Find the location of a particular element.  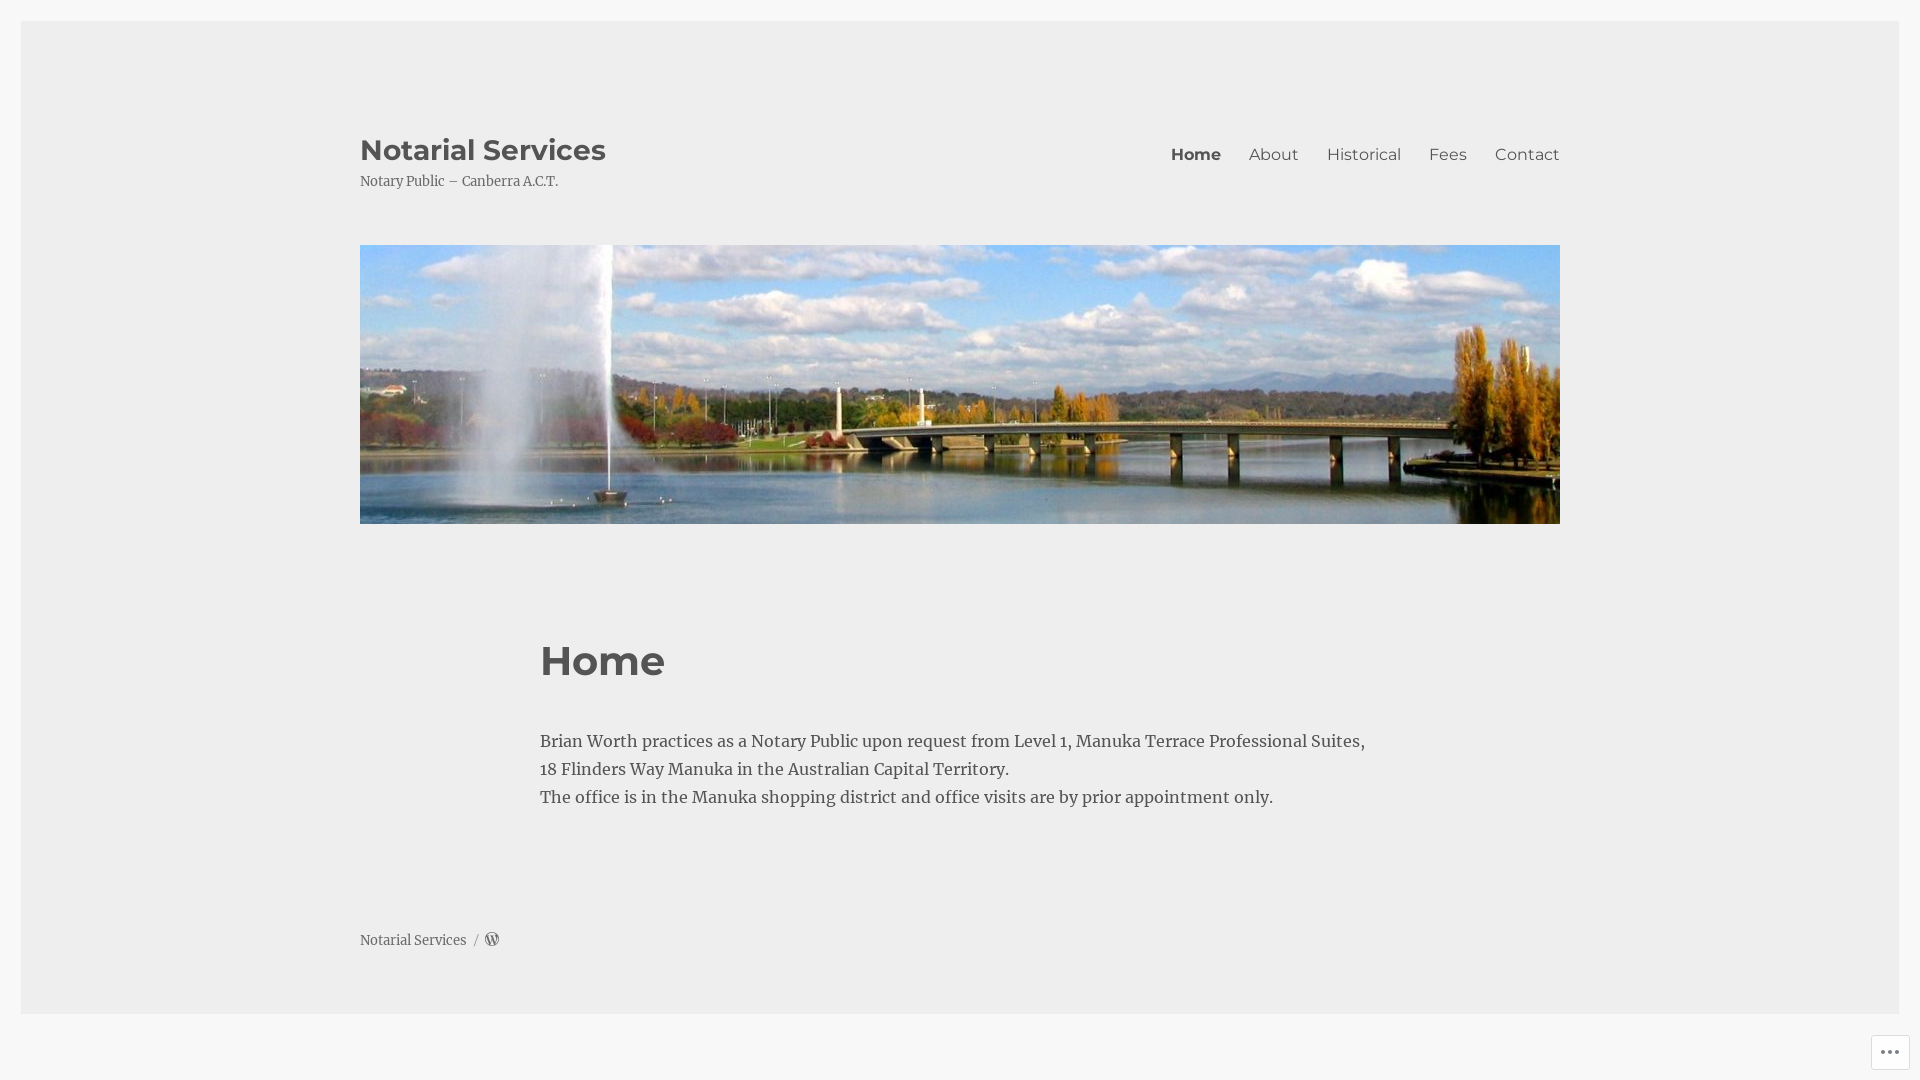

'About' is located at coordinates (1272, 153).